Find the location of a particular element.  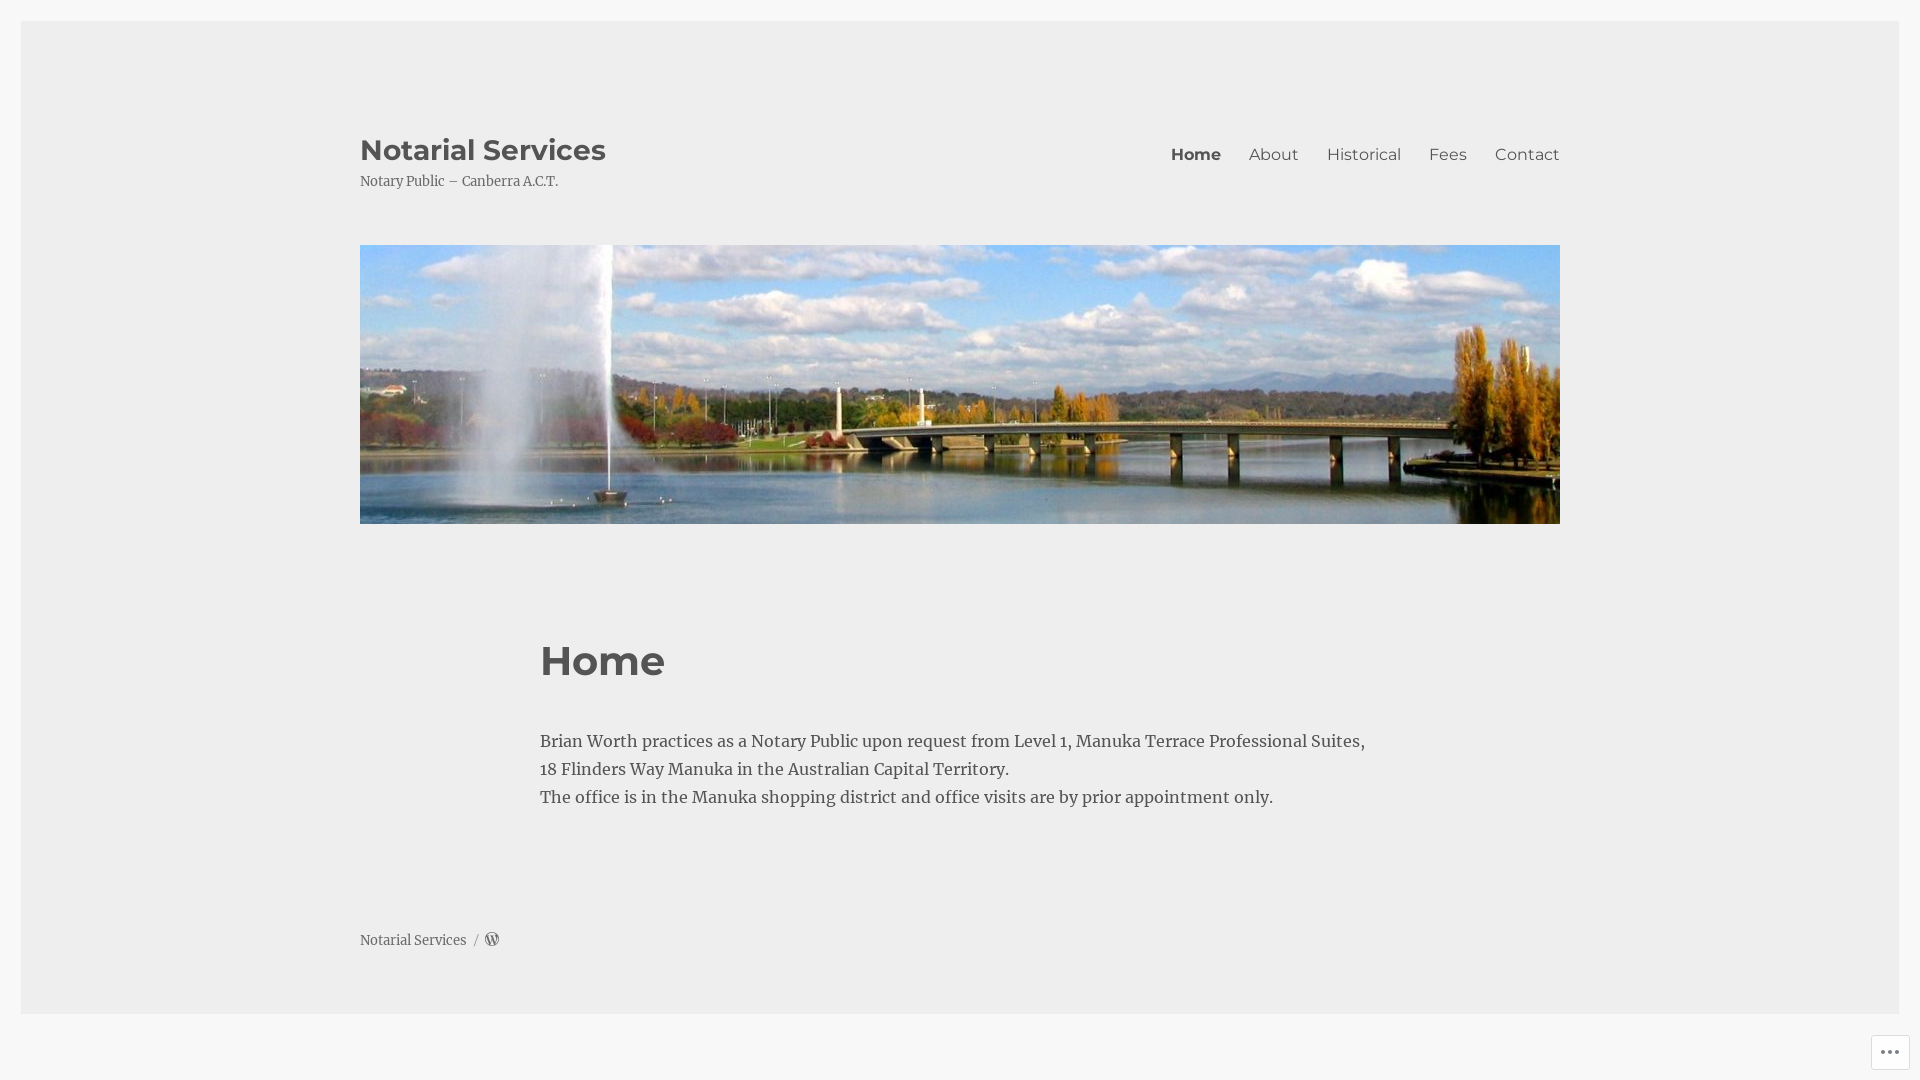

'About' is located at coordinates (1272, 153).